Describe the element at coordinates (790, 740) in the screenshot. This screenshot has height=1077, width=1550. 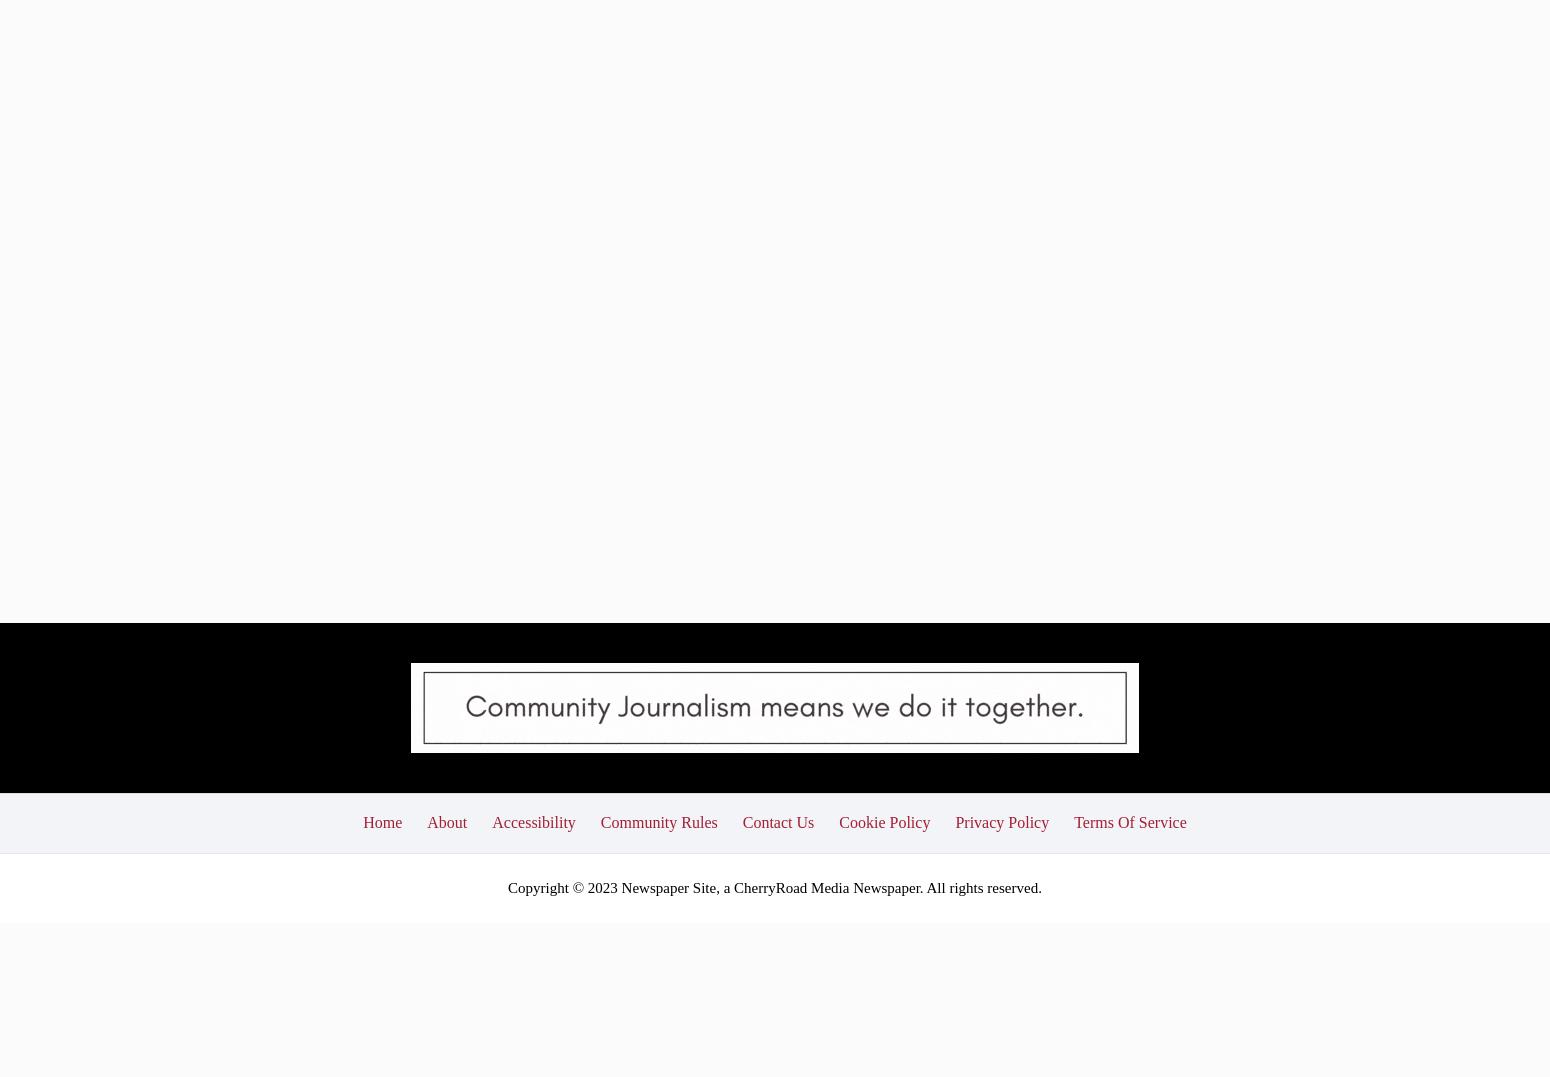
I see `'CherryRoad Media'` at that location.